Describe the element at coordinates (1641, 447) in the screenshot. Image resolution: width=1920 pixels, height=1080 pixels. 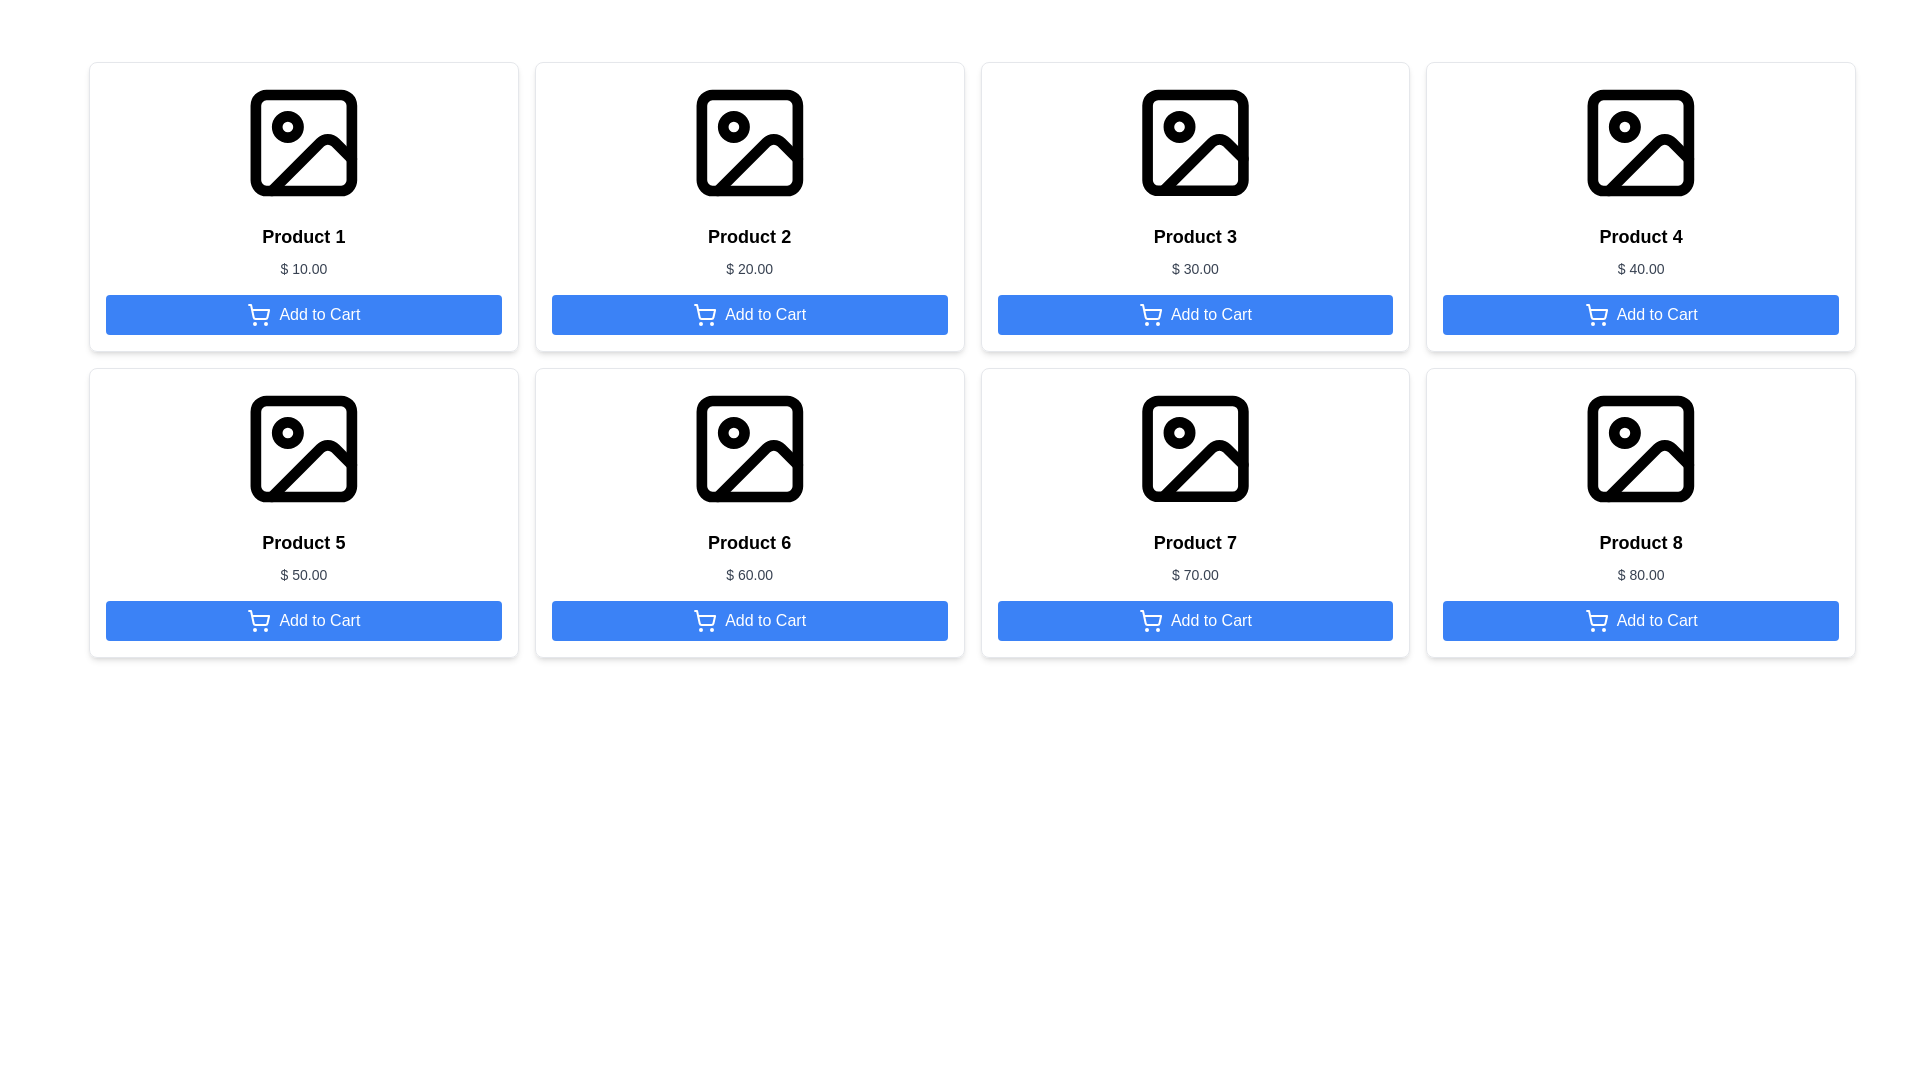
I see `the small rectangular SVG element with rounded corners and a black stroke located within the image placeholder of the 'Product 8' card` at that location.